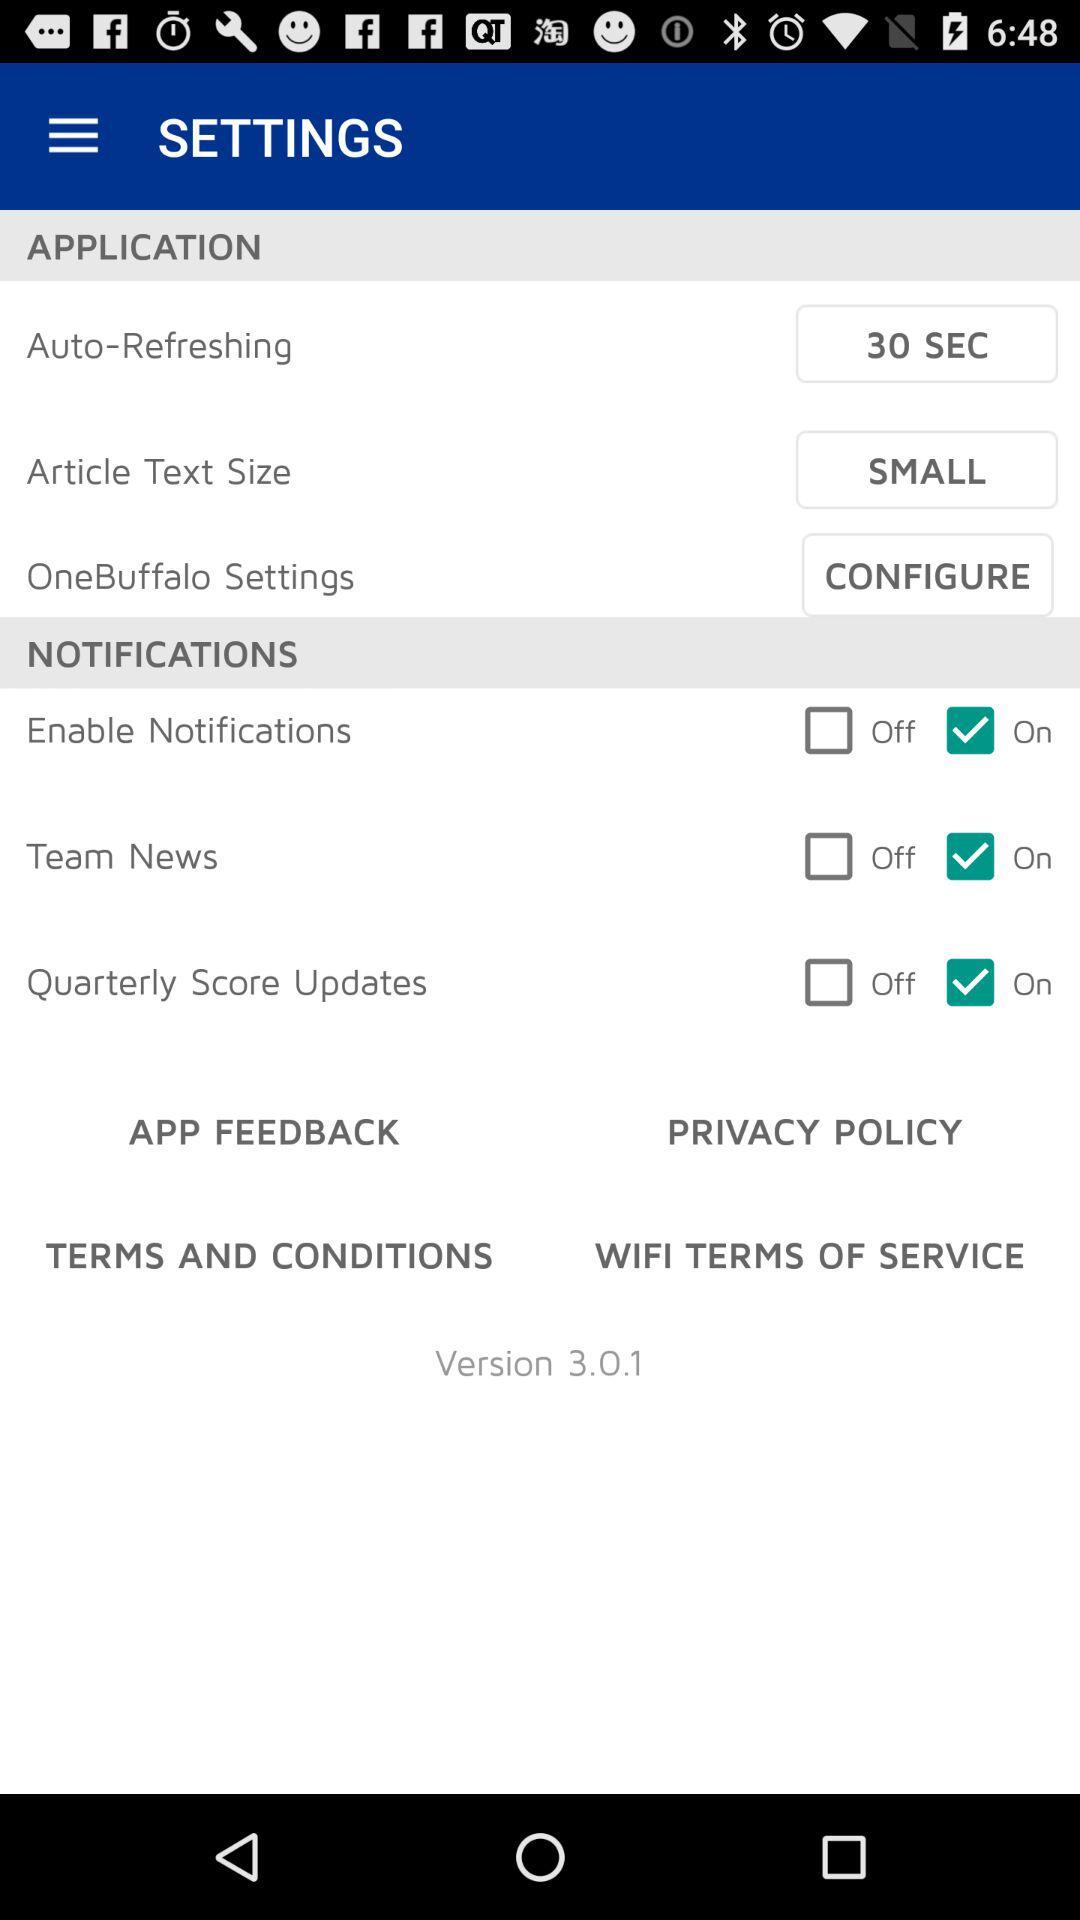  I want to click on item to the right of the onebuffalo settings, so click(927, 574).